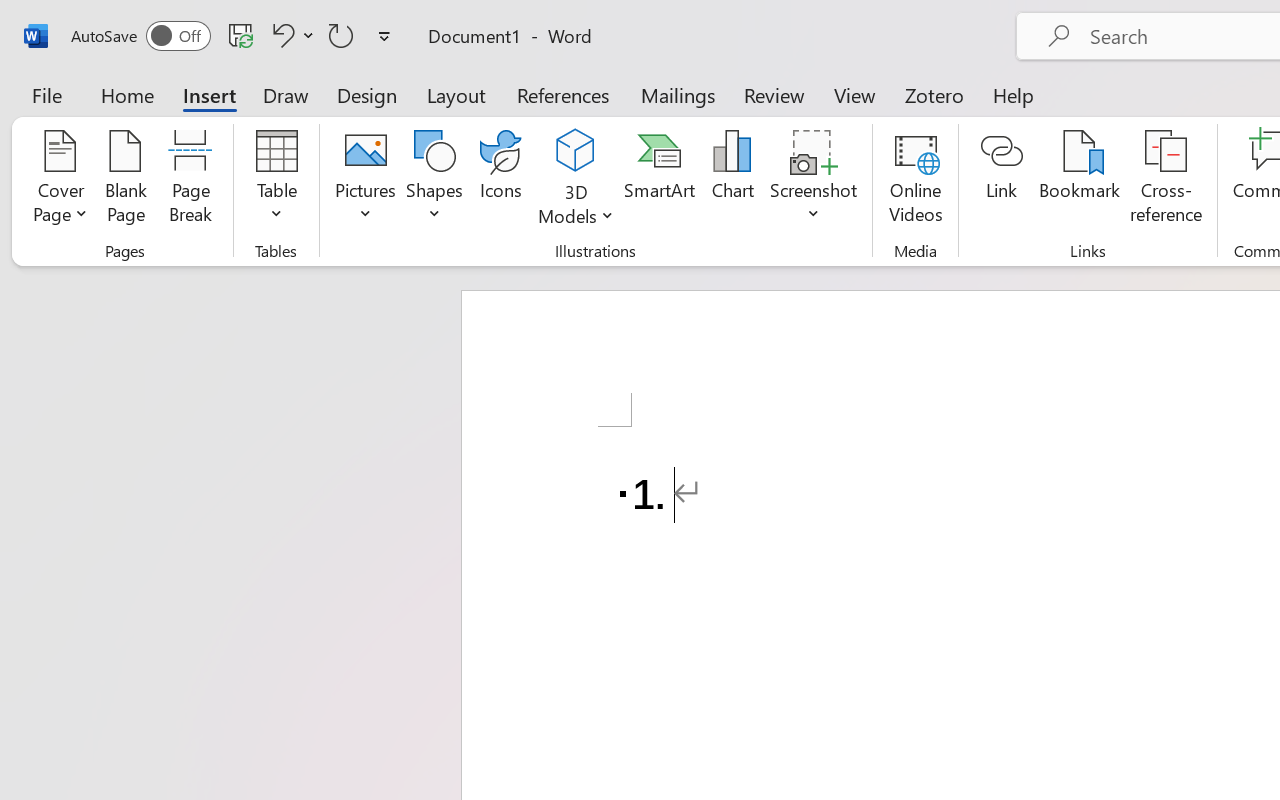 This screenshot has height=800, width=1280. What do you see at coordinates (731, 179) in the screenshot?
I see `'Chart...'` at bounding box center [731, 179].